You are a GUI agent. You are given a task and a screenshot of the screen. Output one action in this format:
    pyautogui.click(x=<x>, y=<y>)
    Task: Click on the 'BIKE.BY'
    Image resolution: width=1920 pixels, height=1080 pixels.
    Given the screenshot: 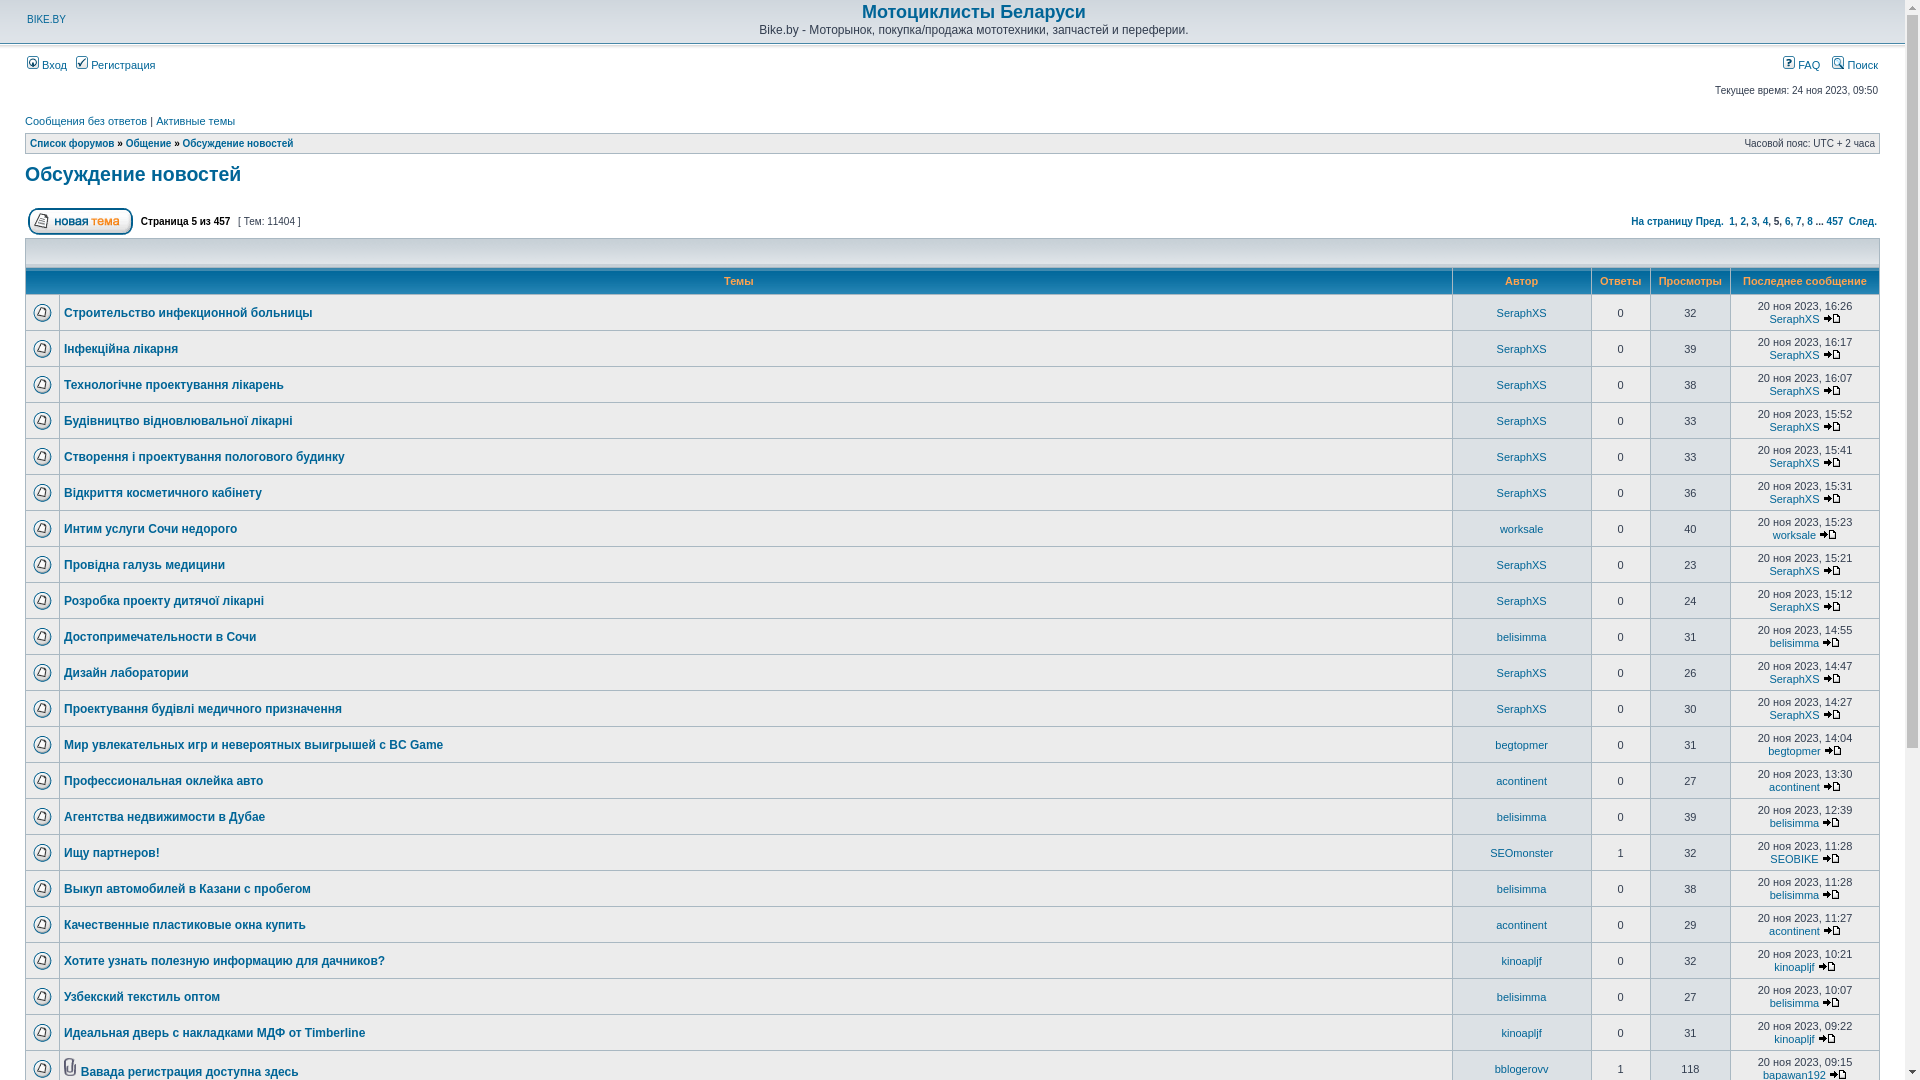 What is the action you would take?
    pyautogui.click(x=46, y=19)
    